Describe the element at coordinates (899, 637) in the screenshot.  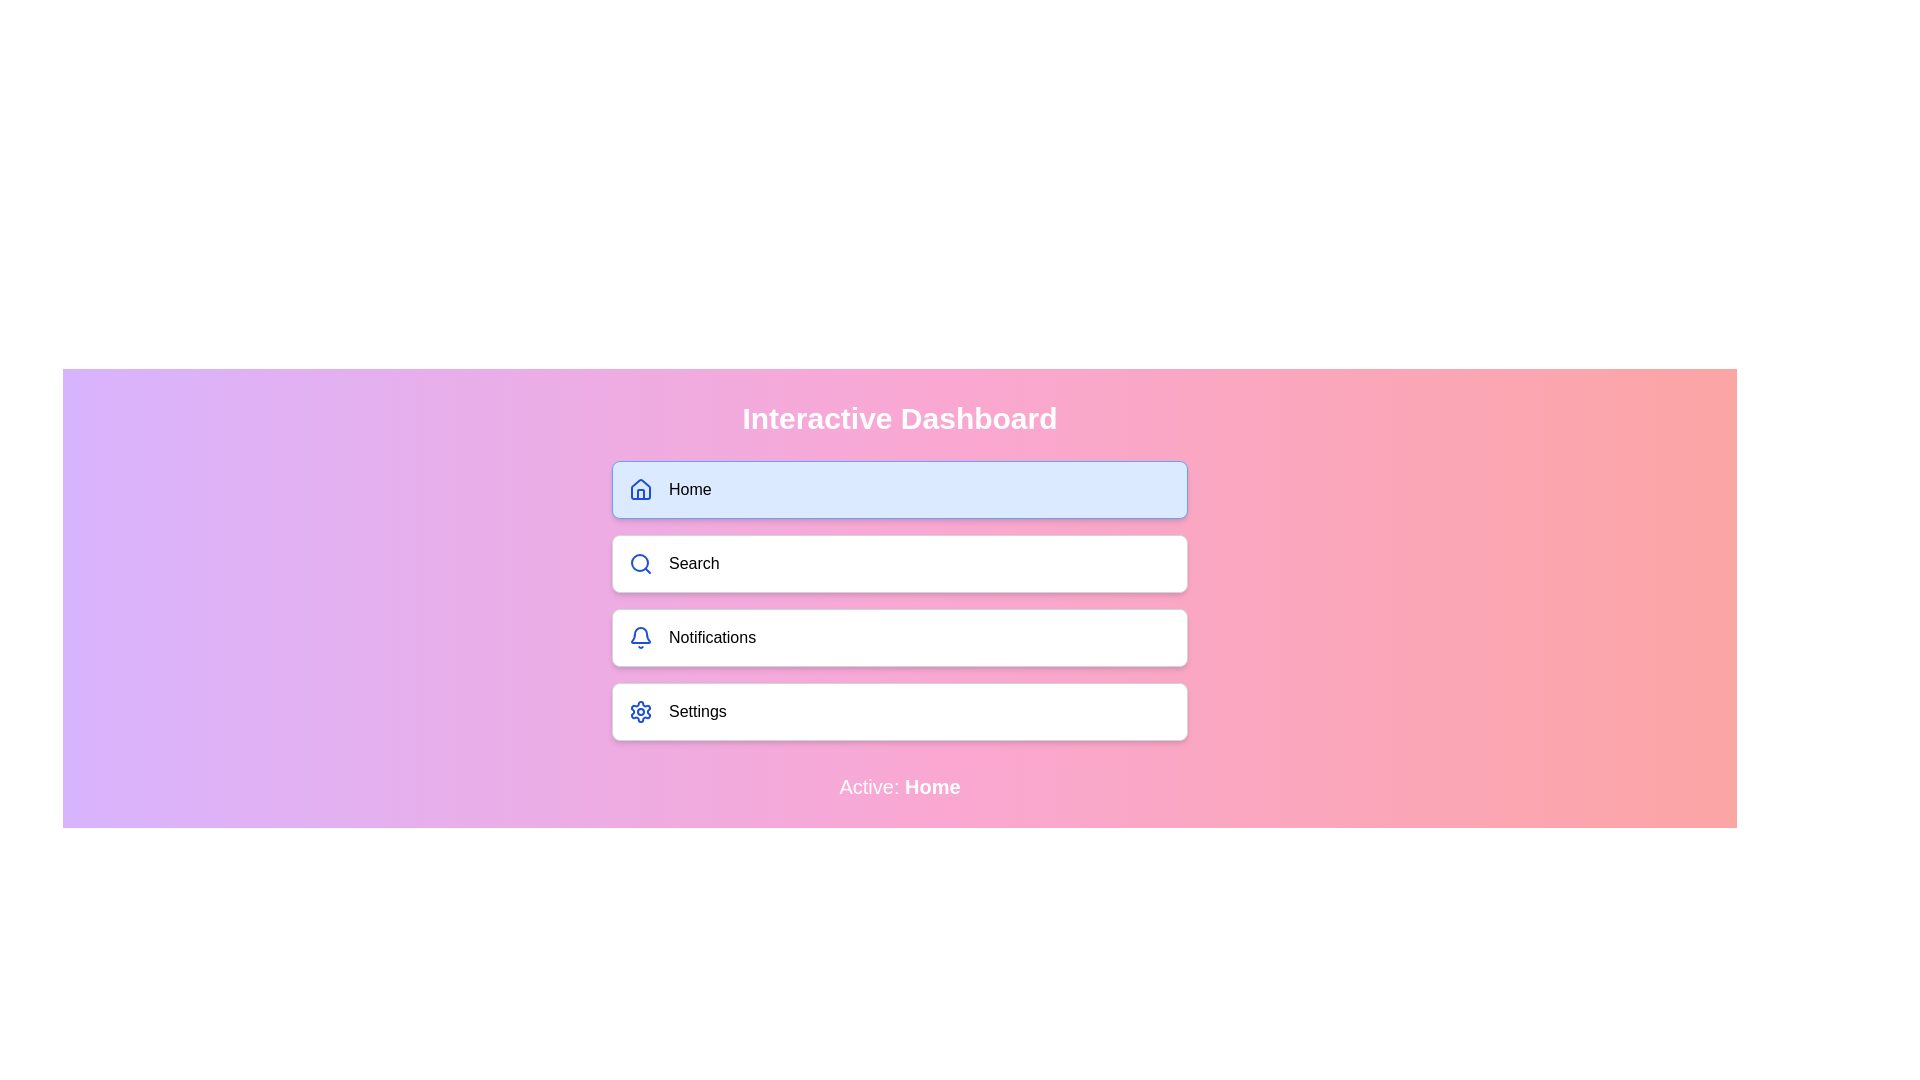
I see `the Notifications navigation menu item` at that location.